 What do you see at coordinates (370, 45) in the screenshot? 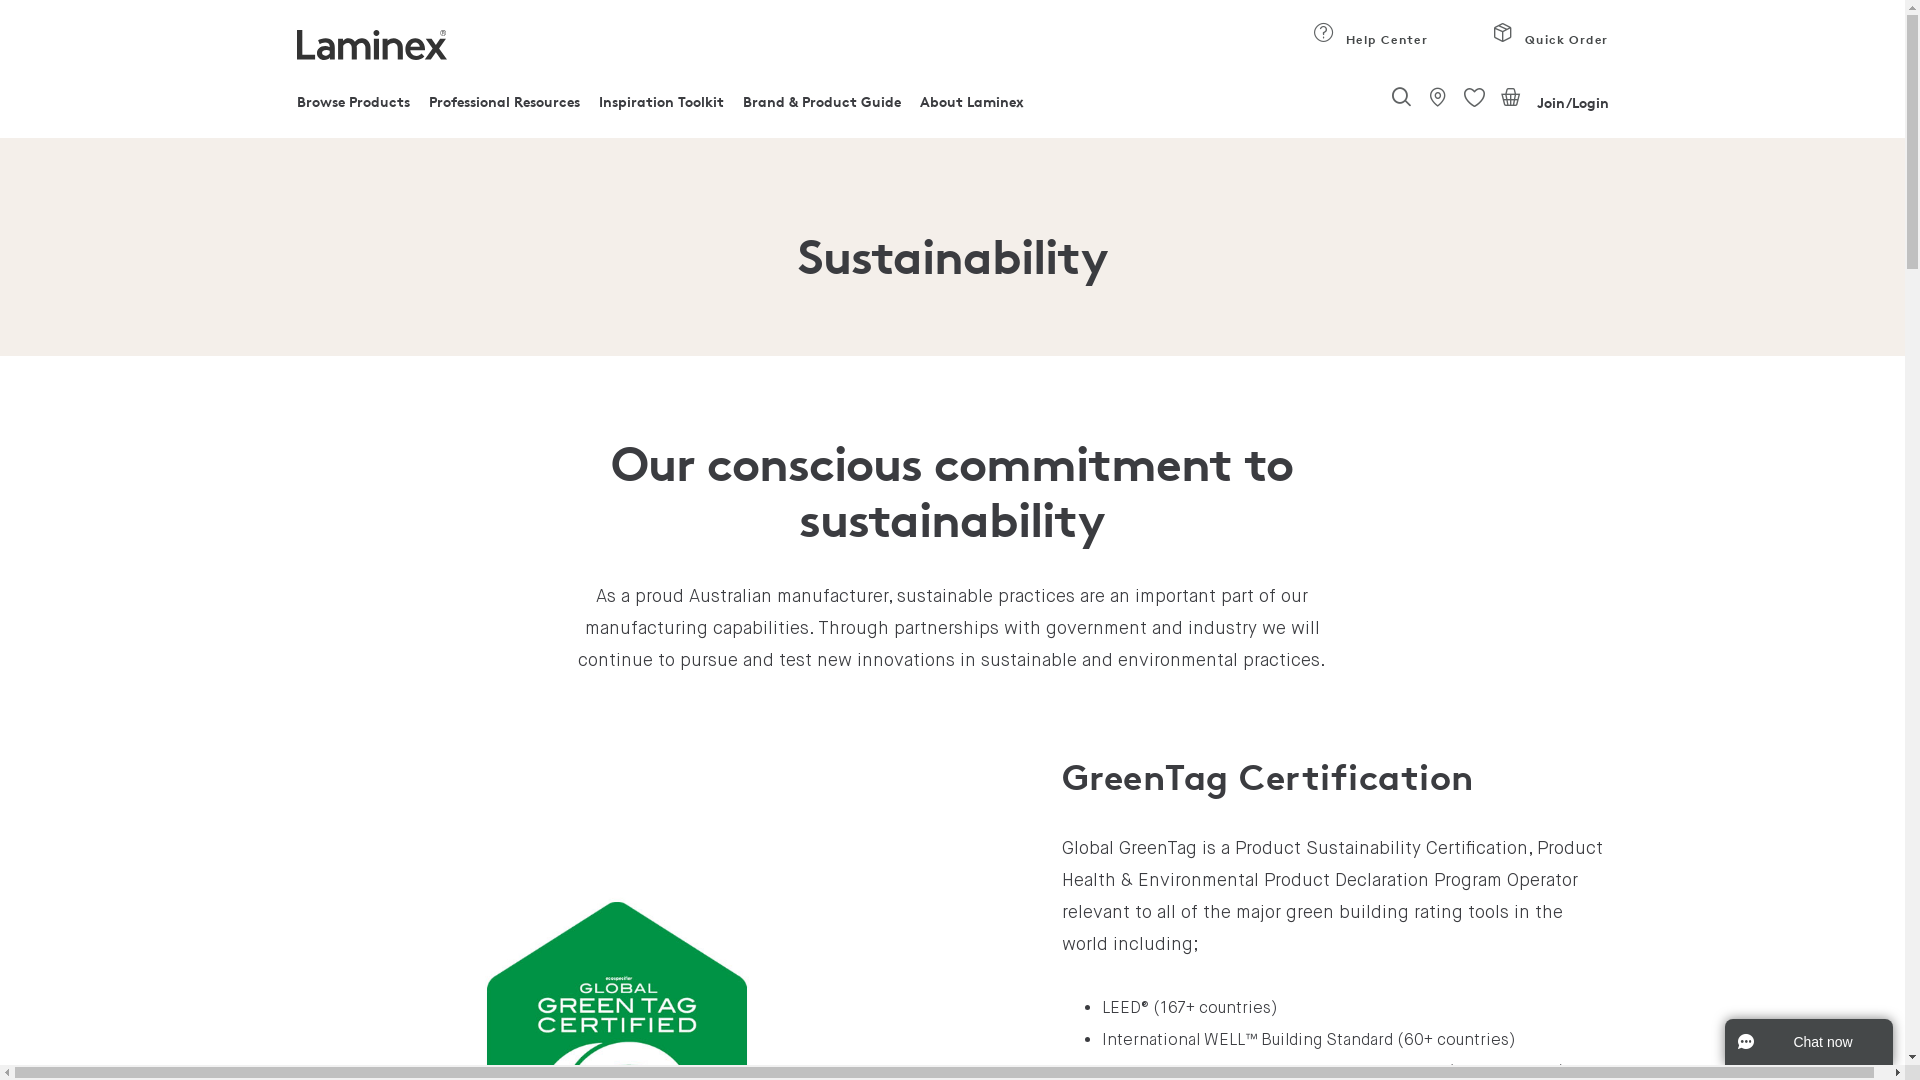
I see `'Laminex logo'` at bounding box center [370, 45].